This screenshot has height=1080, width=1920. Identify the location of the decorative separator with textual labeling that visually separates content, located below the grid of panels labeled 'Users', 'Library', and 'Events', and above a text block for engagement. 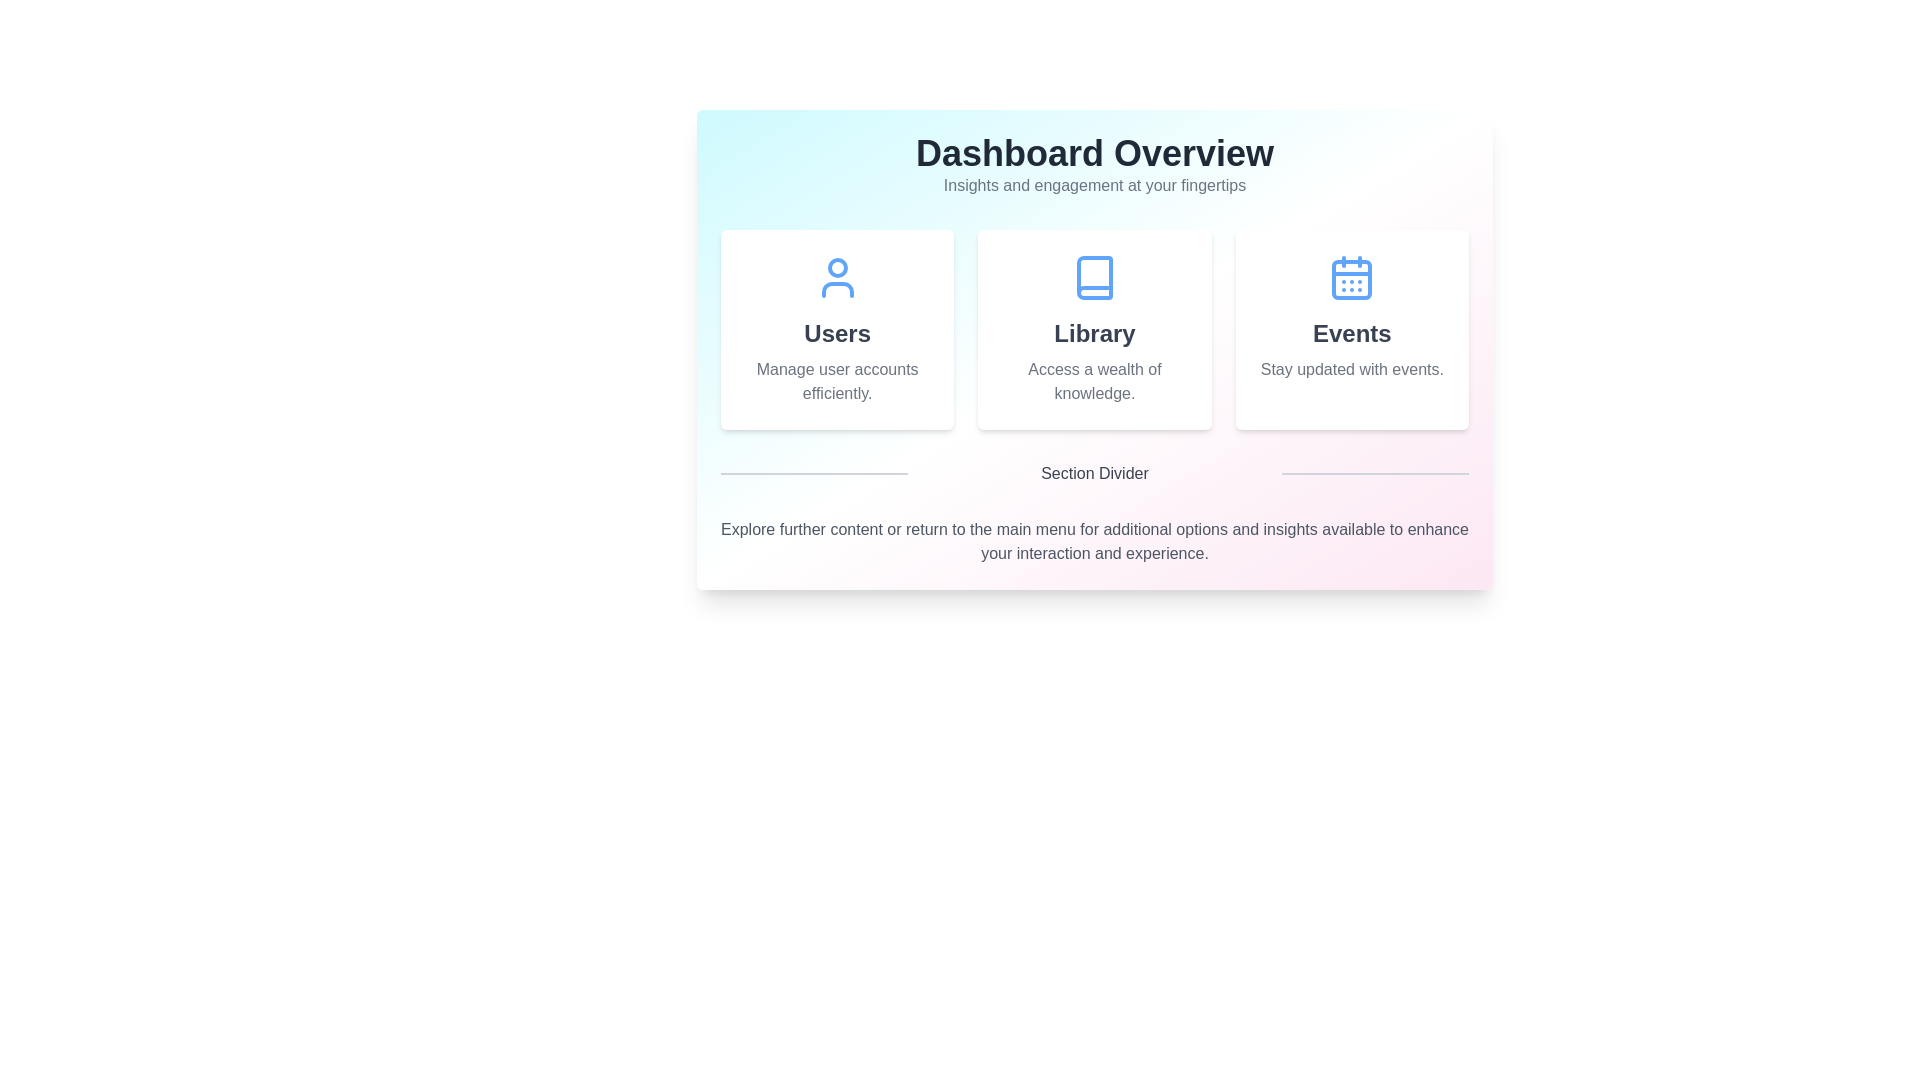
(1093, 474).